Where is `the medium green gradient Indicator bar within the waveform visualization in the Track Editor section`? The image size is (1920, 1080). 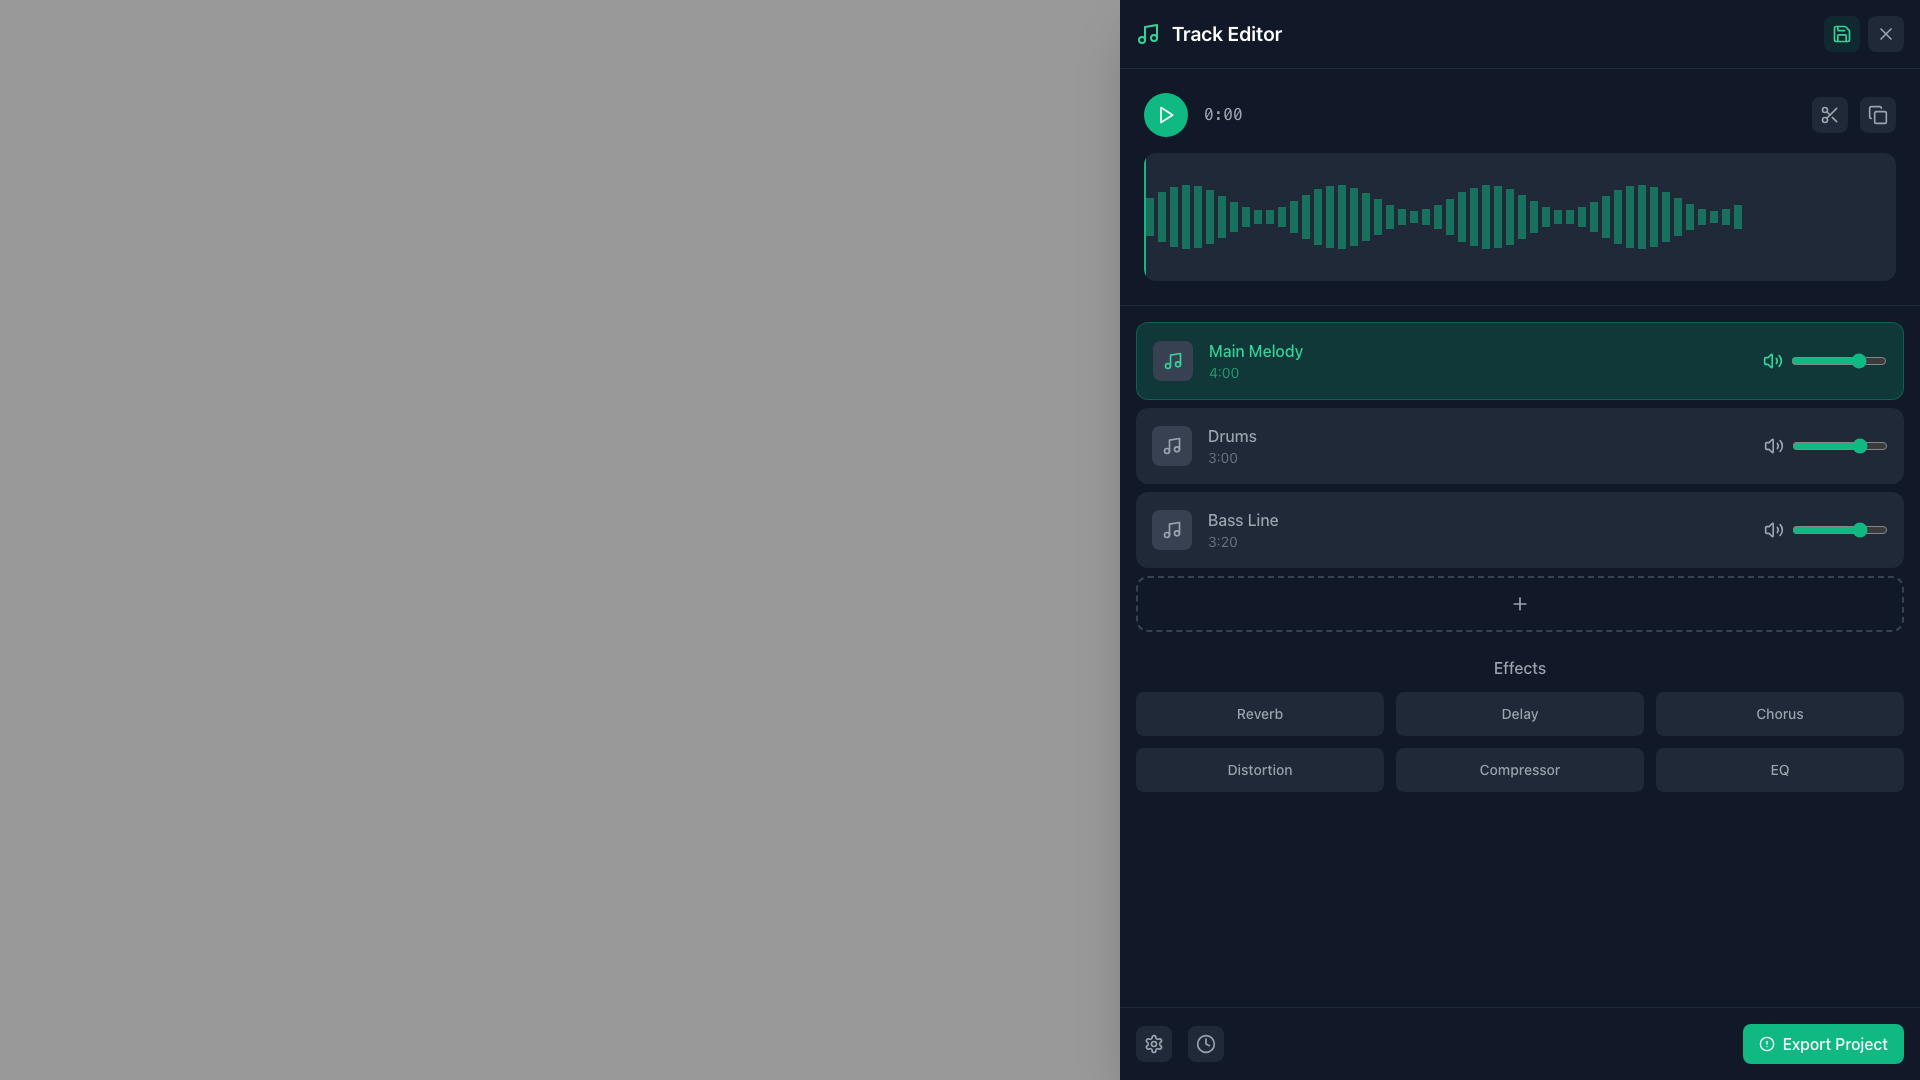
the medium green gradient Indicator bar within the waveform visualization in the Track Editor section is located at coordinates (1389, 216).